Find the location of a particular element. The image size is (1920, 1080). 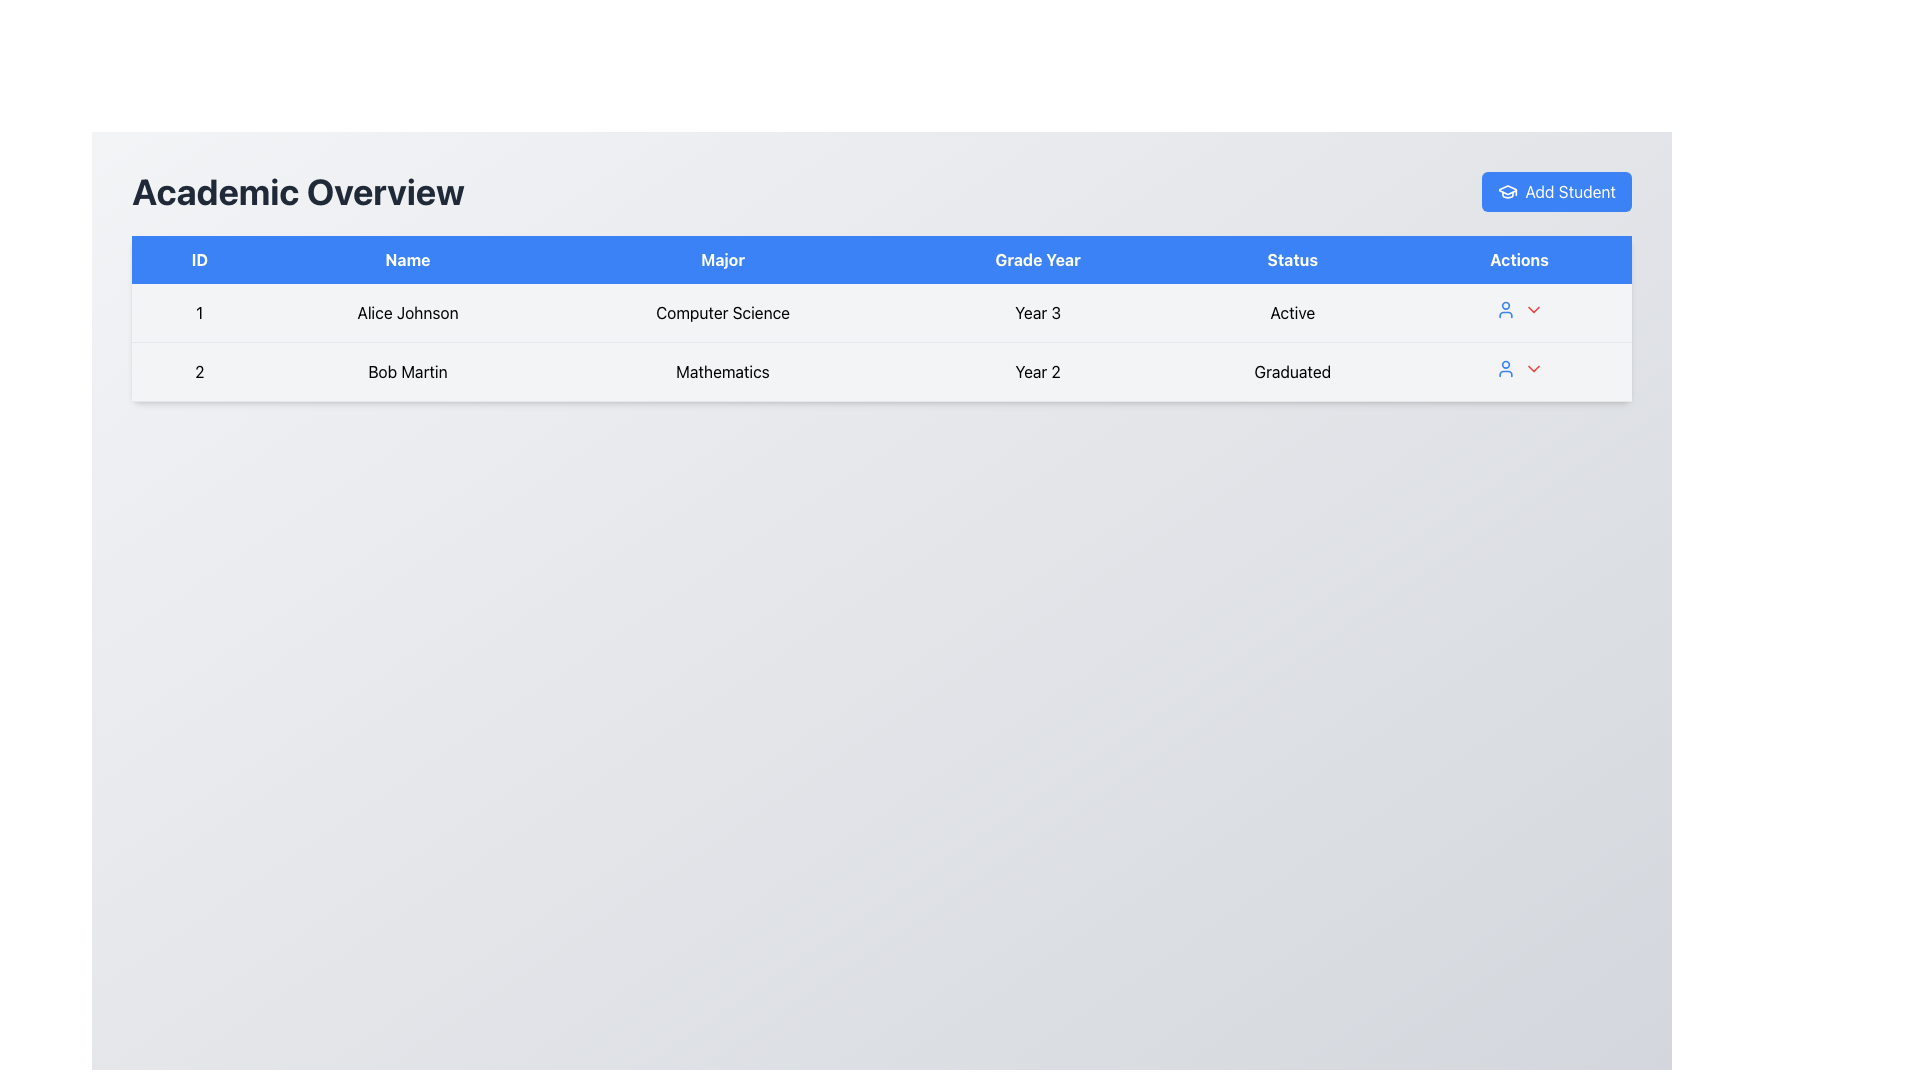

the graduation cap icon on the blue 'Add Student' button located at the top-right corner of the interface is located at coordinates (1507, 192).